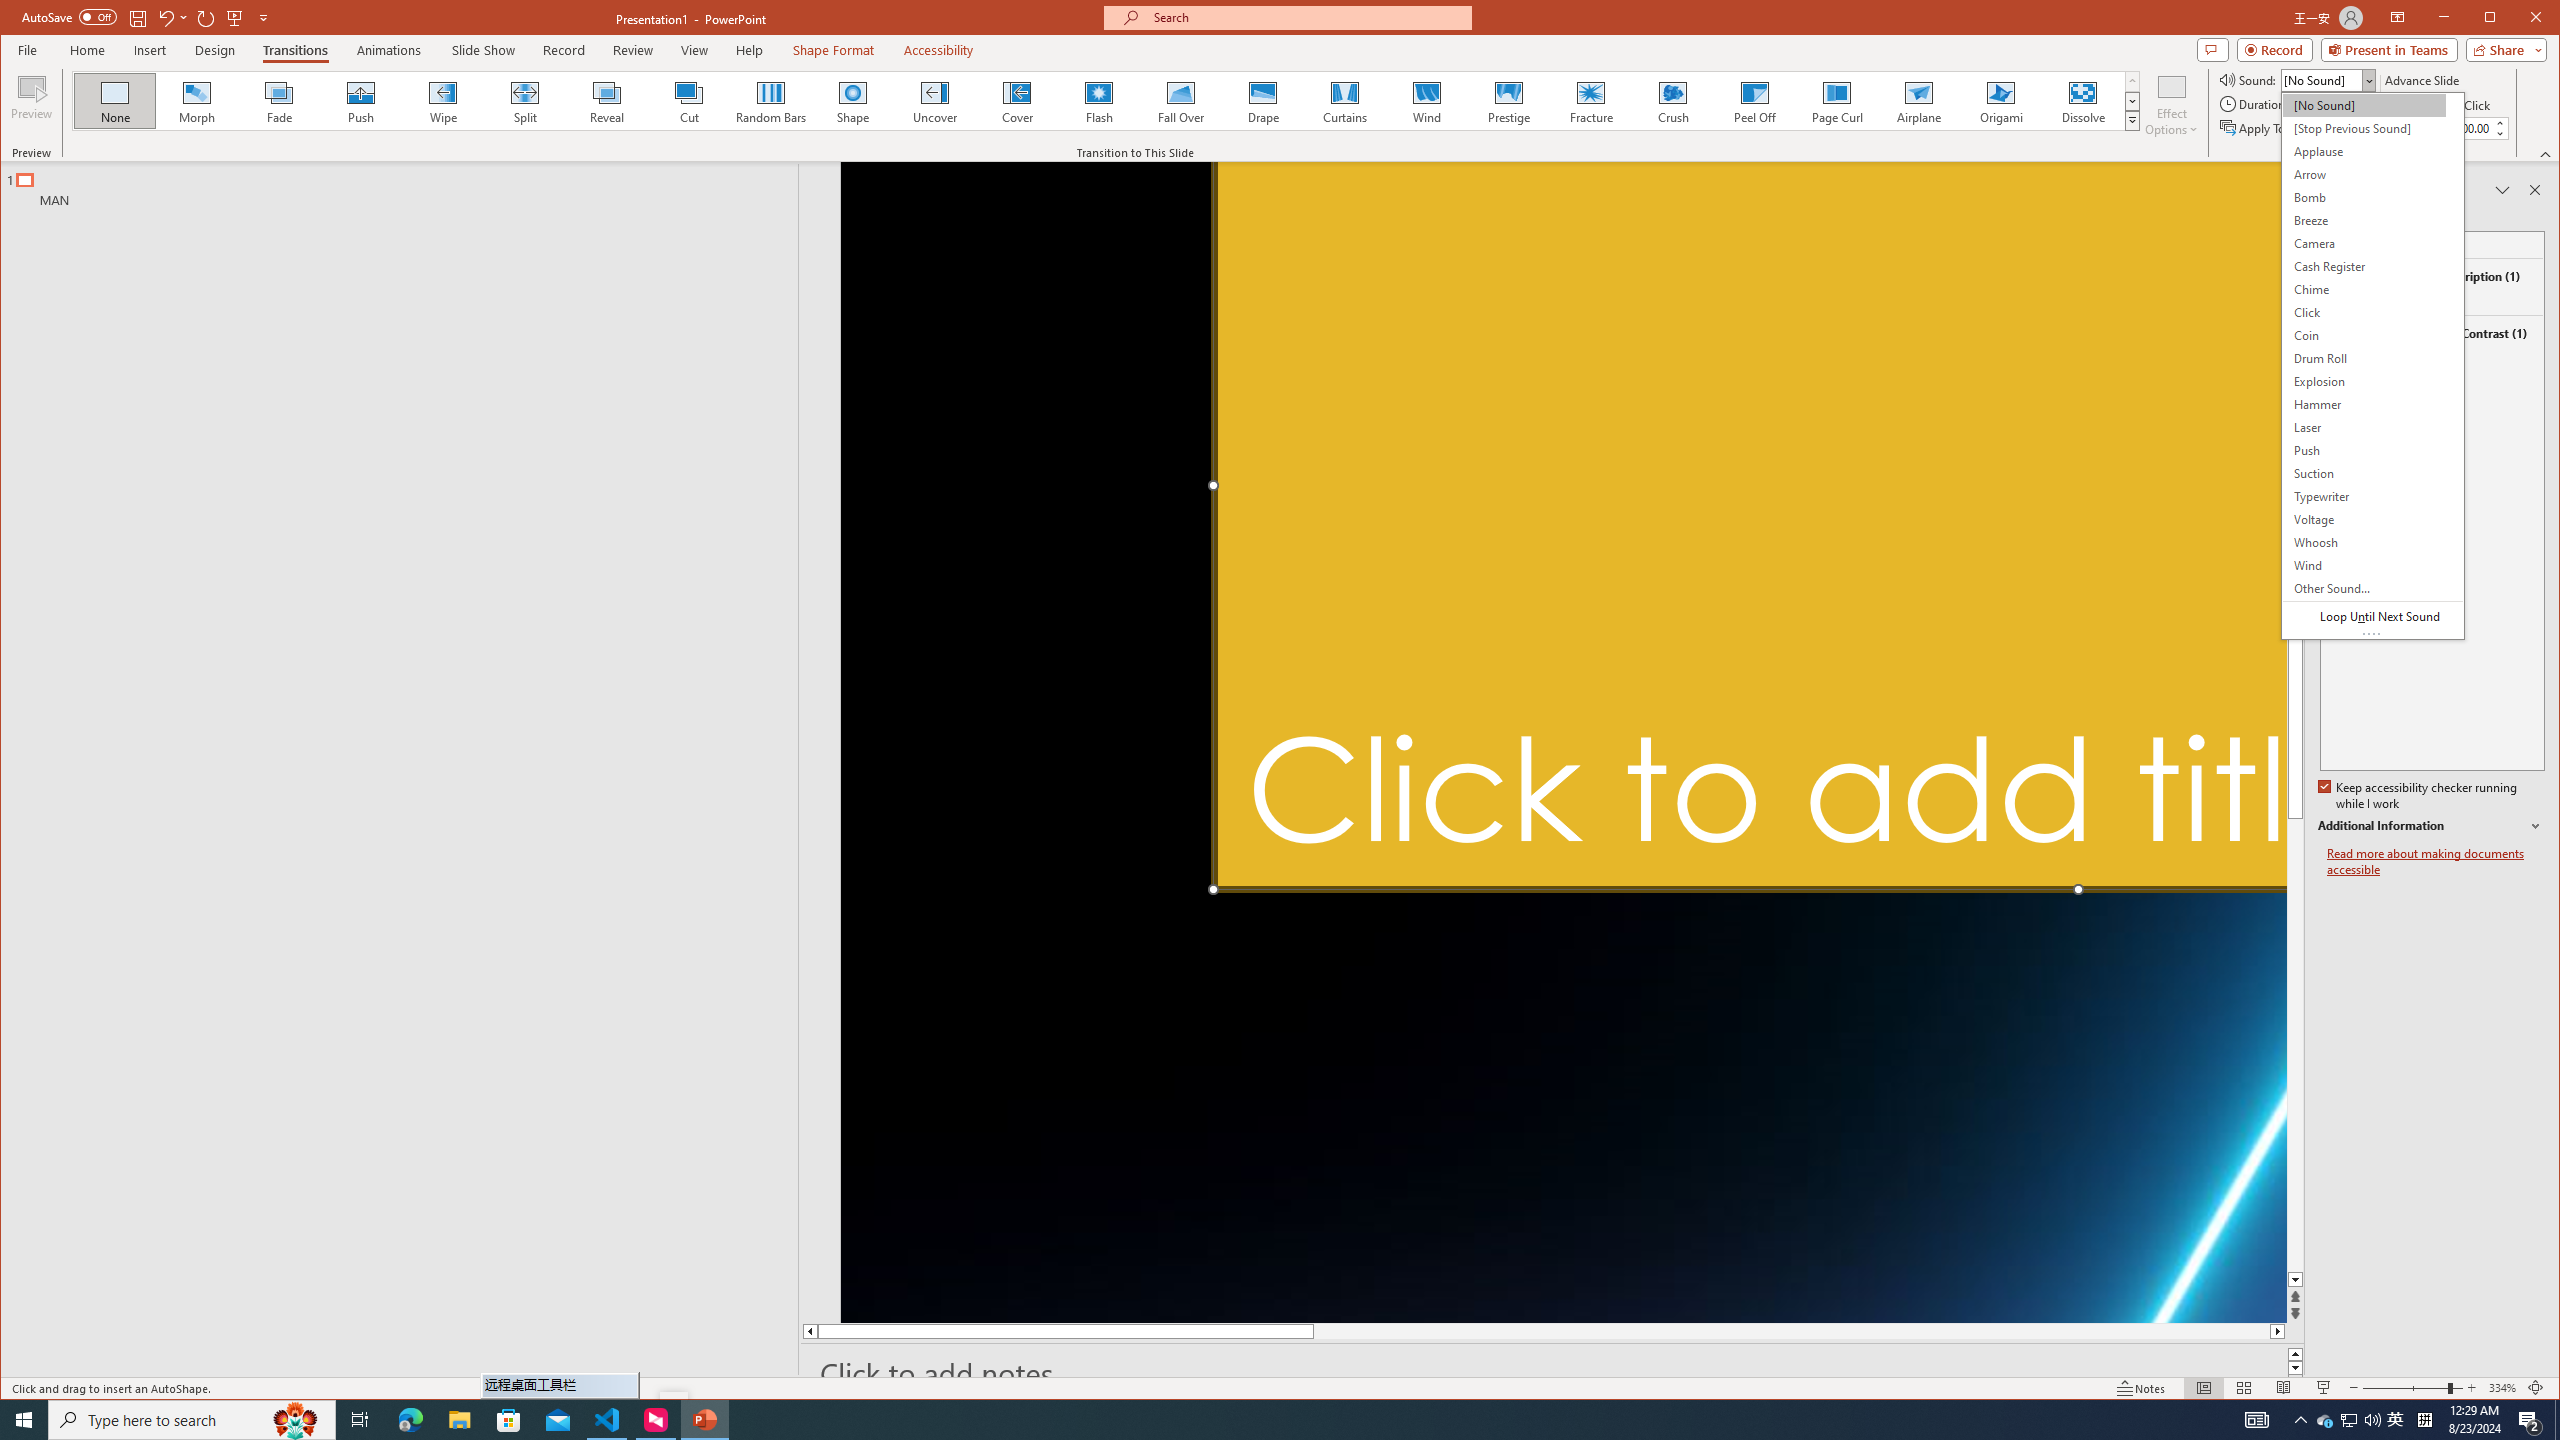 Image resolution: width=2560 pixels, height=1440 pixels. What do you see at coordinates (2131, 119) in the screenshot?
I see `'Transition Effects'` at bounding box center [2131, 119].